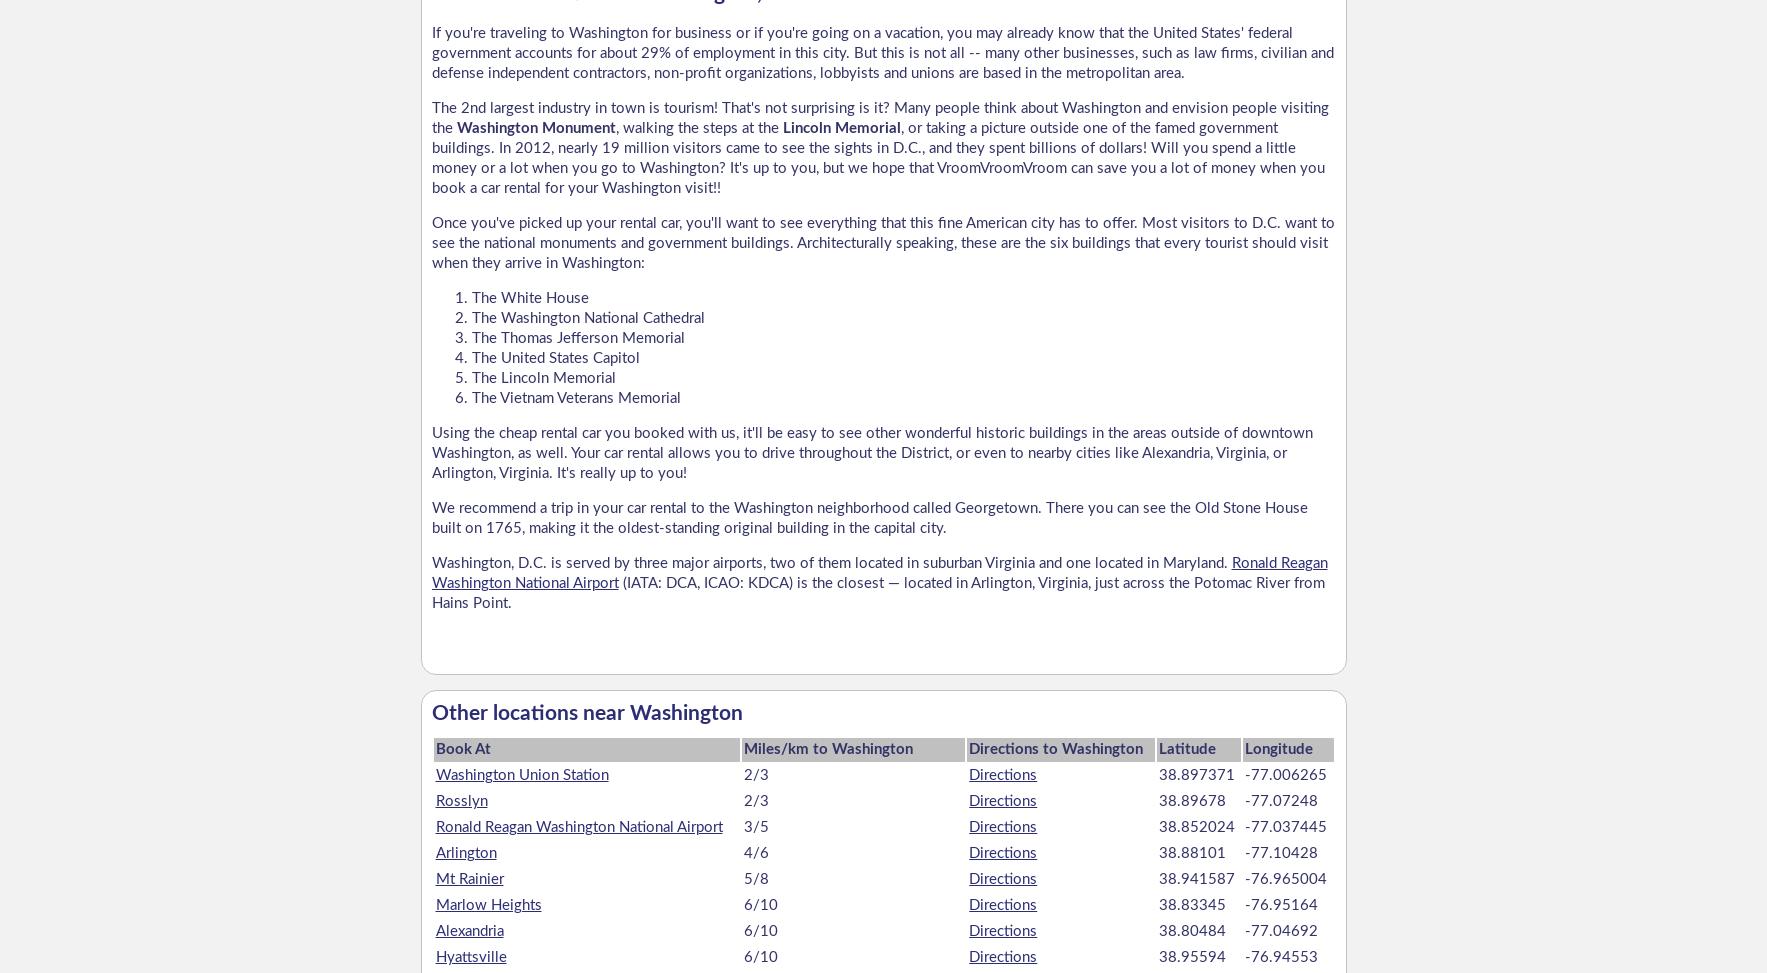 The image size is (1767, 973). Describe the element at coordinates (754, 825) in the screenshot. I see `'3/5'` at that location.